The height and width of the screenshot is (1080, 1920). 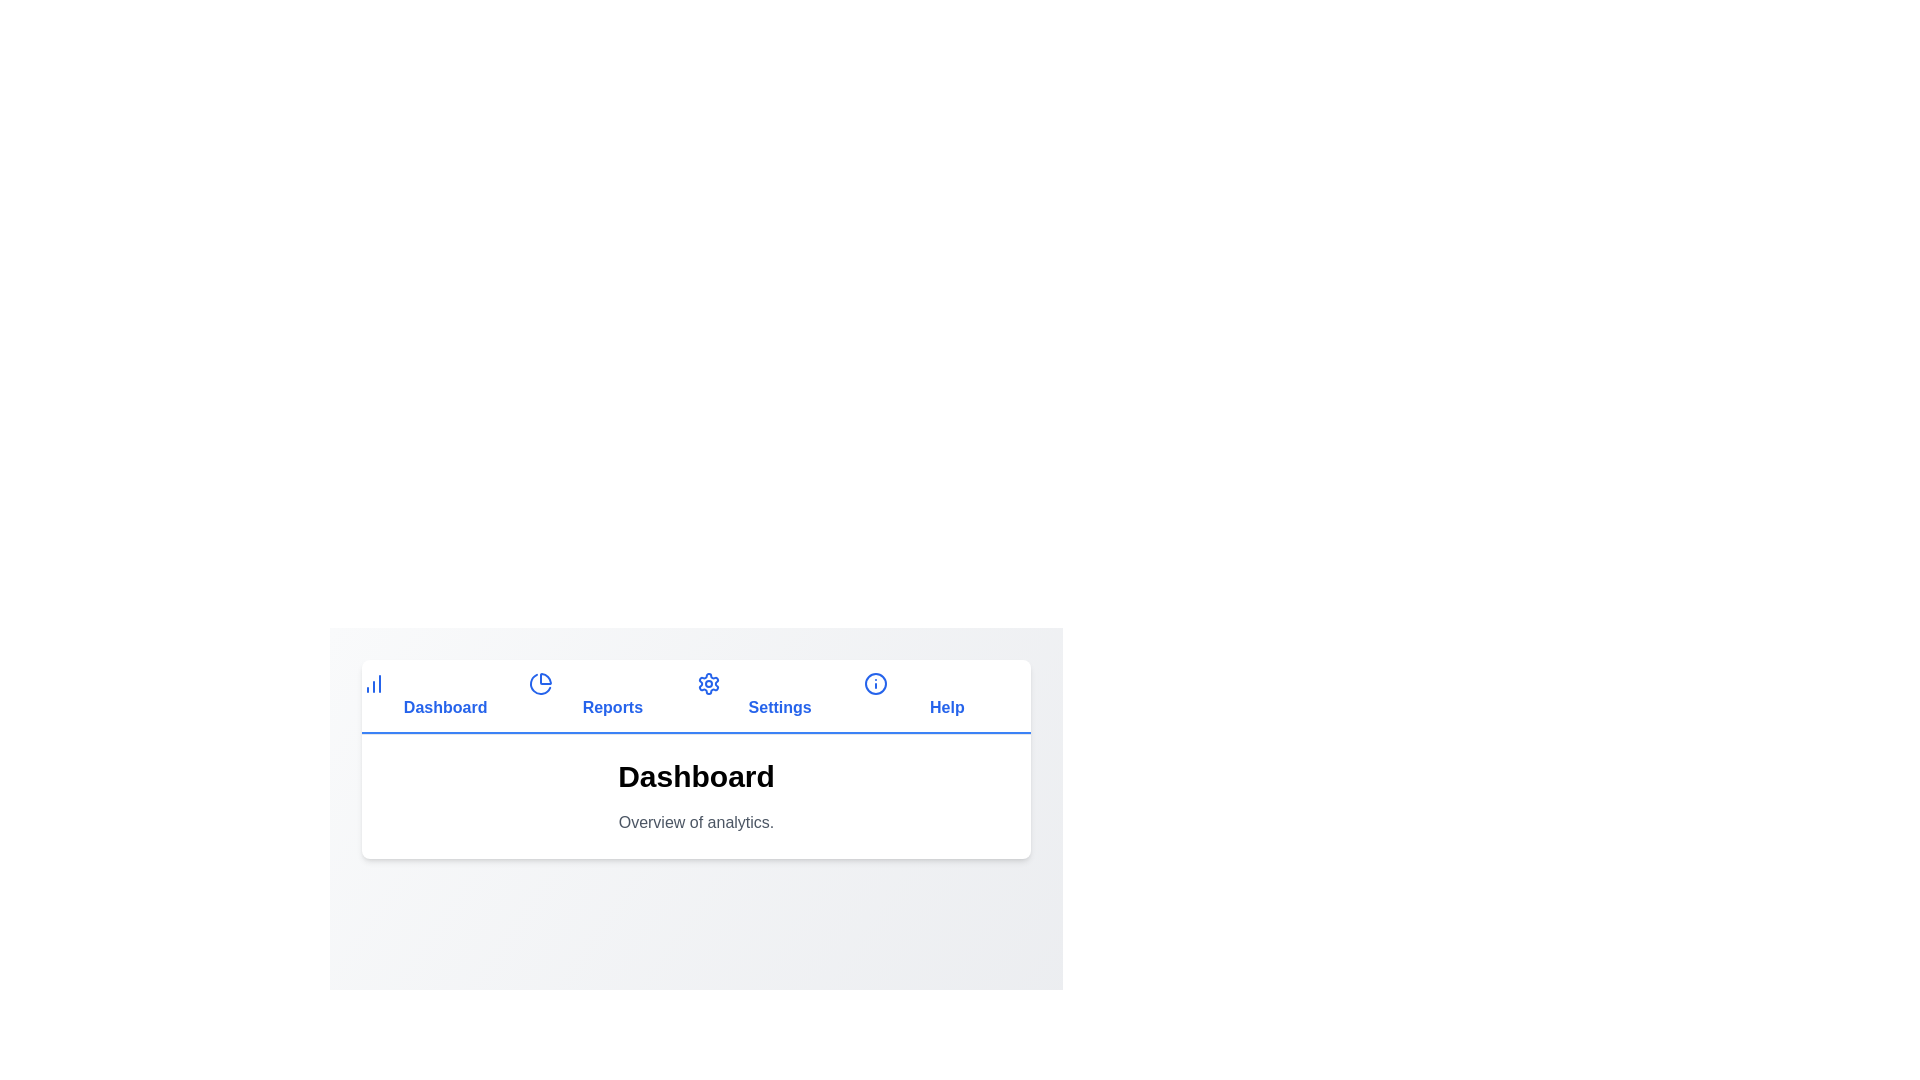 I want to click on the 'Settings' navigation tab, which is the third tab in the horizontal navigation menu, so click(x=779, y=696).